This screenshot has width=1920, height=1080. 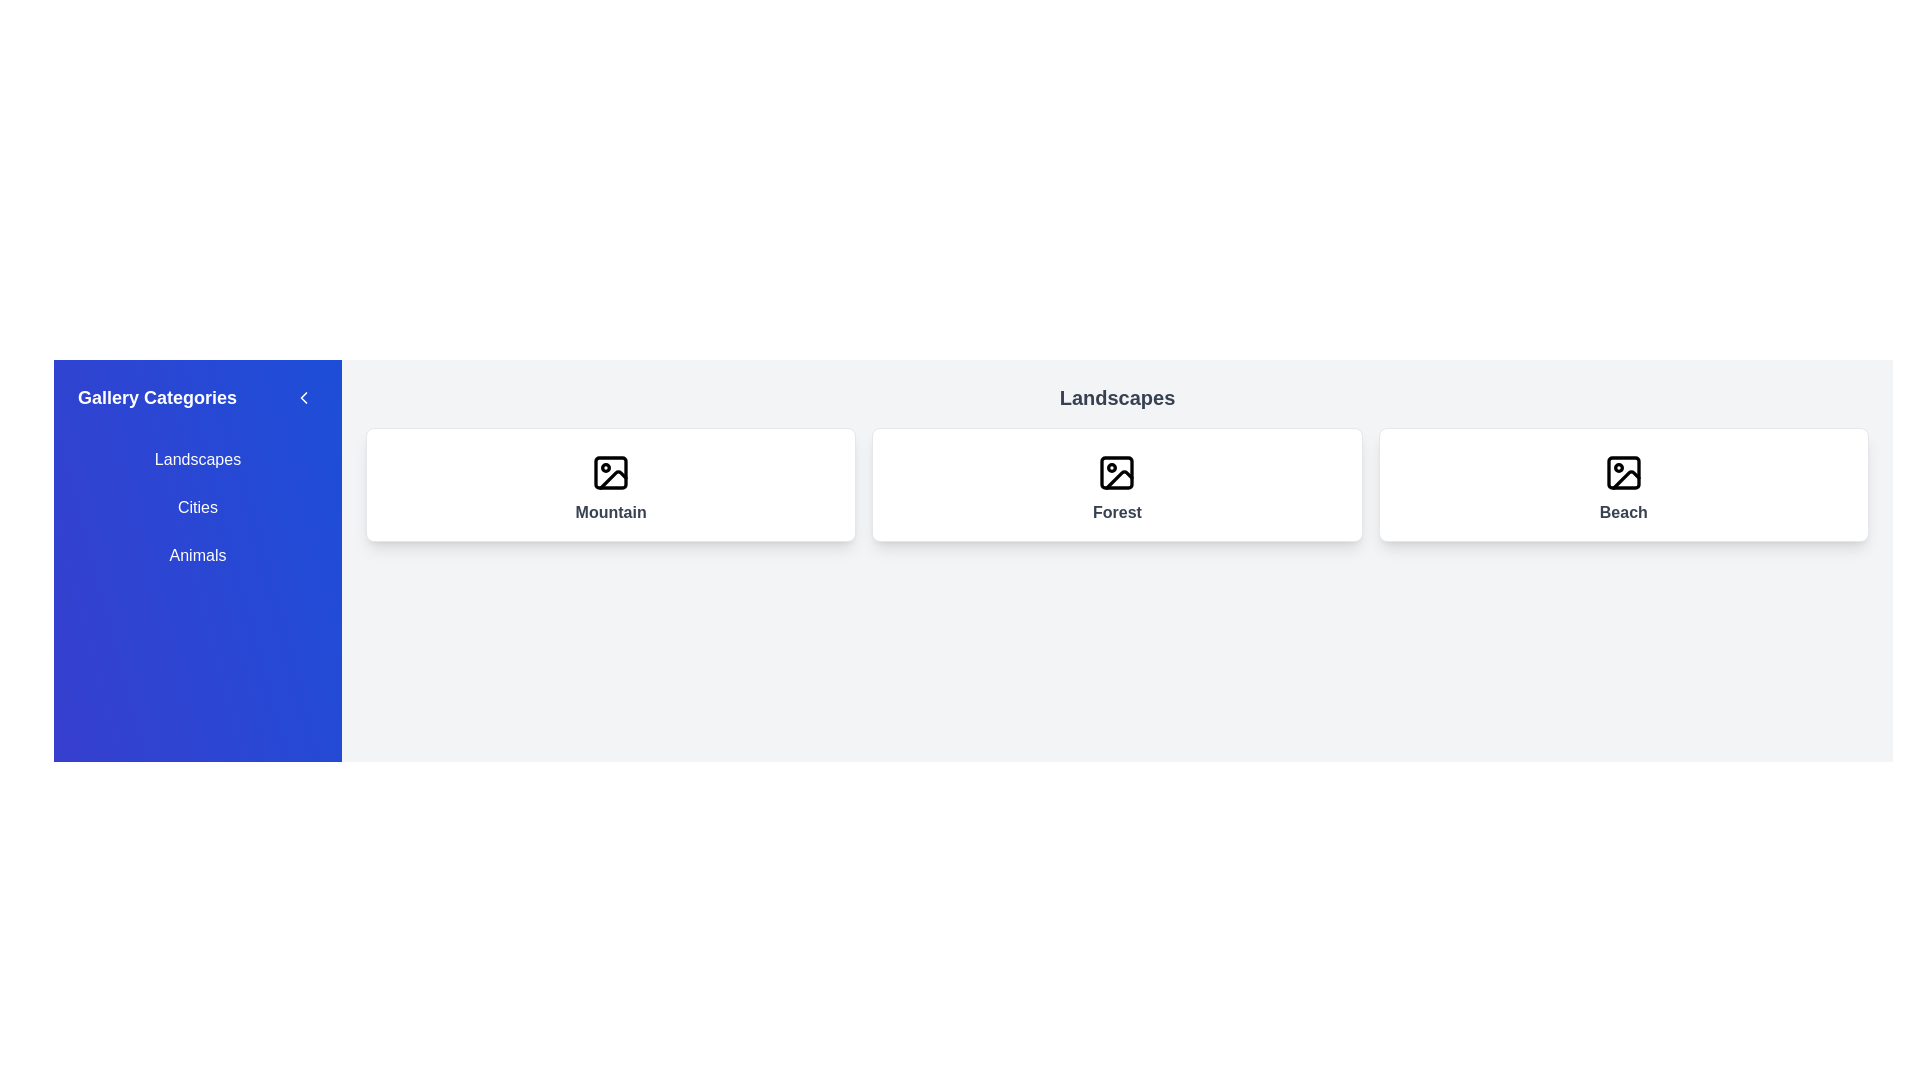 I want to click on the left-pointing chevron arrow icon in the circular button at the top-right corner of the sidebar, so click(x=302, y=397).